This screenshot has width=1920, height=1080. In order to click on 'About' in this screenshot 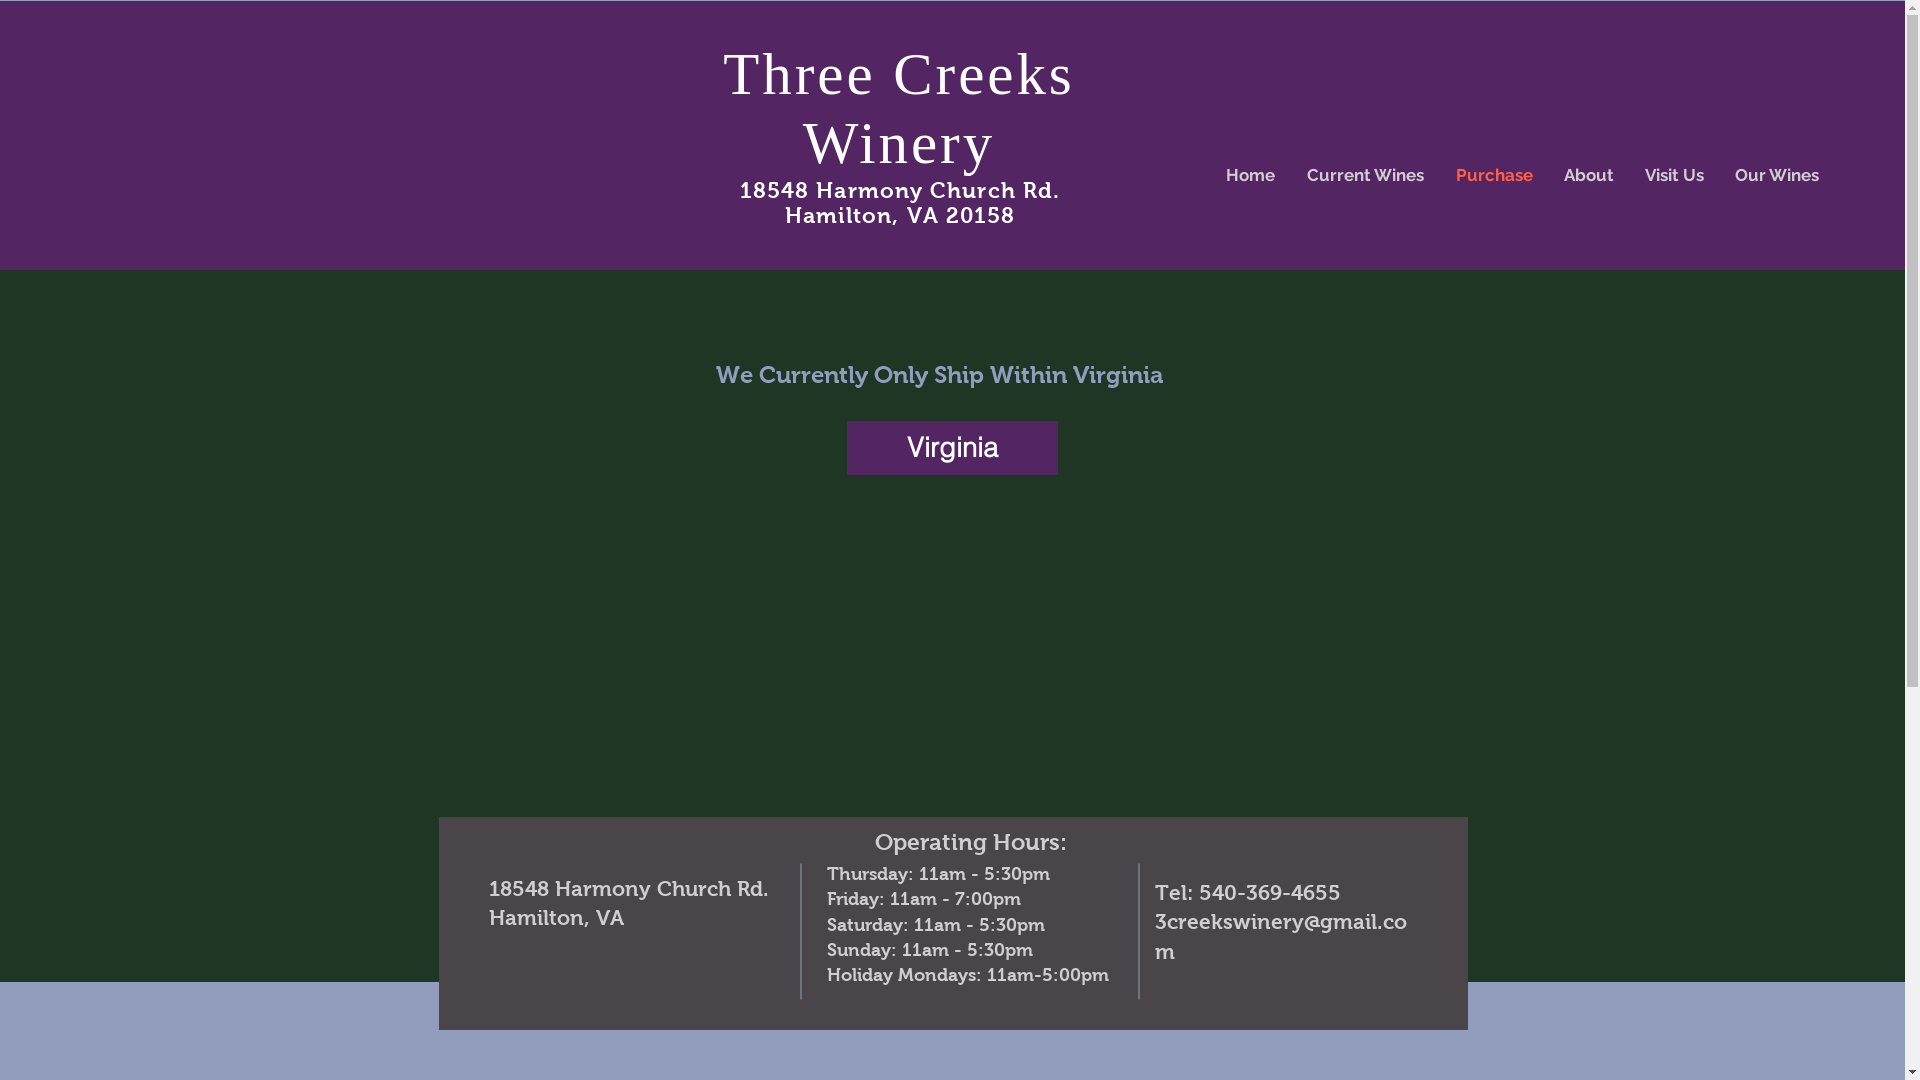, I will do `click(1587, 173)`.